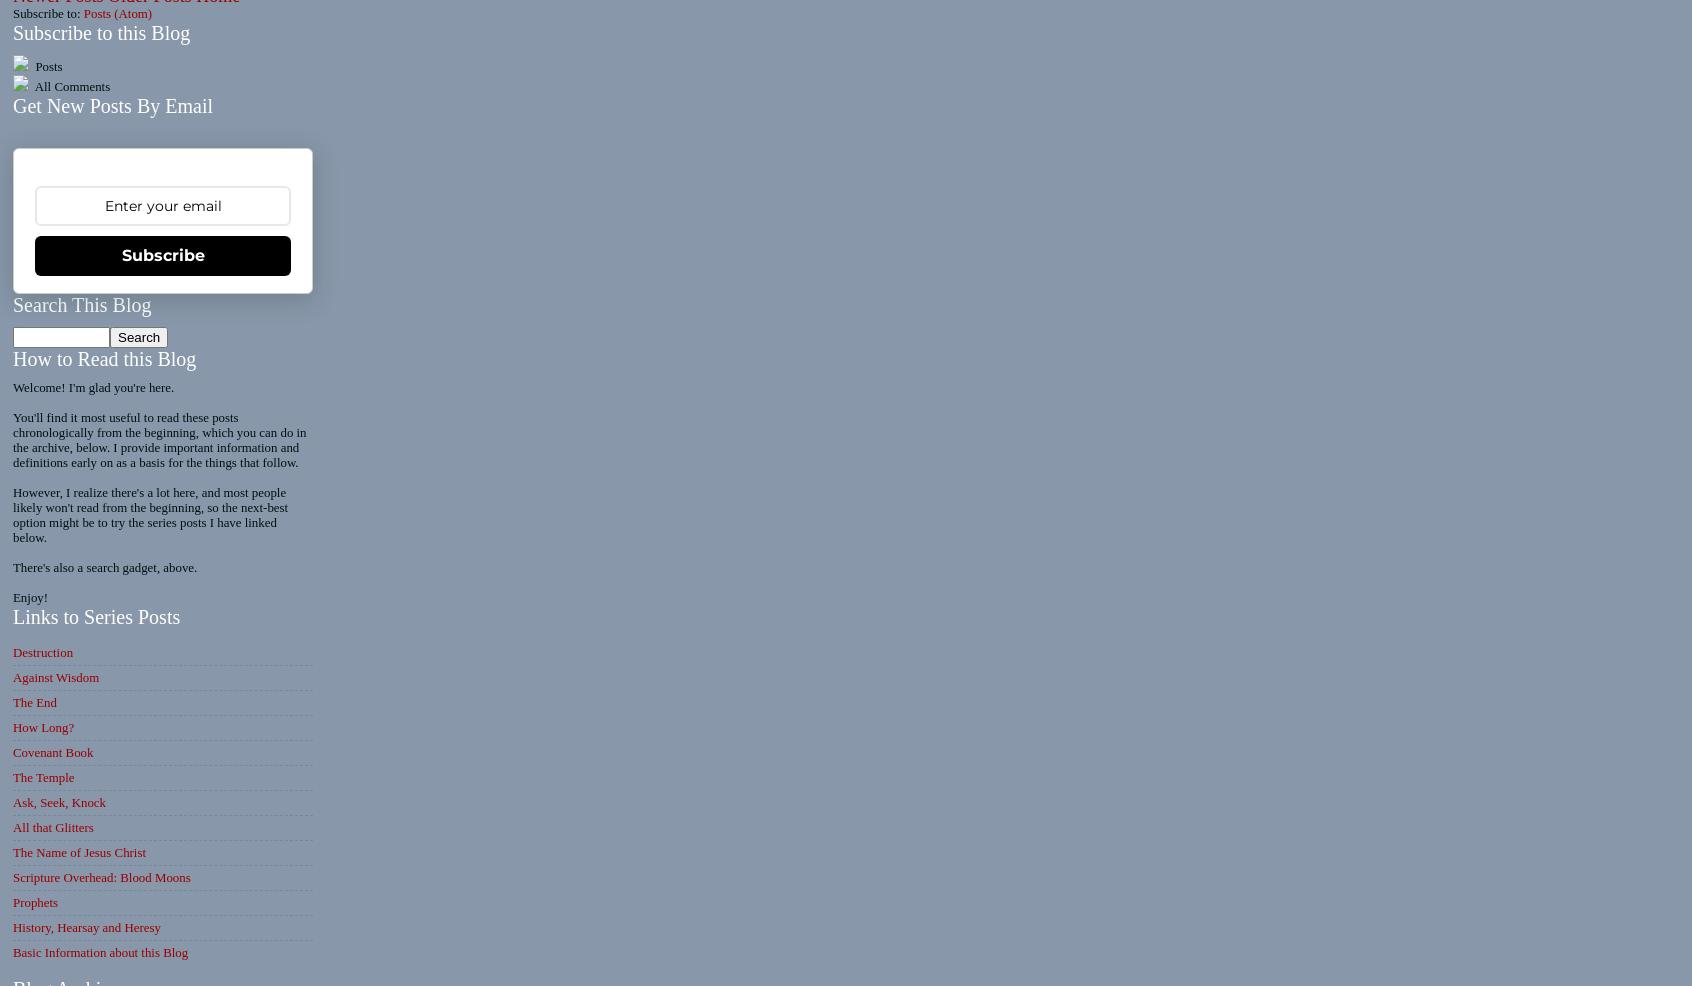 The height and width of the screenshot is (986, 1692). What do you see at coordinates (101, 31) in the screenshot?
I see `'Subscribe to this Blog'` at bounding box center [101, 31].